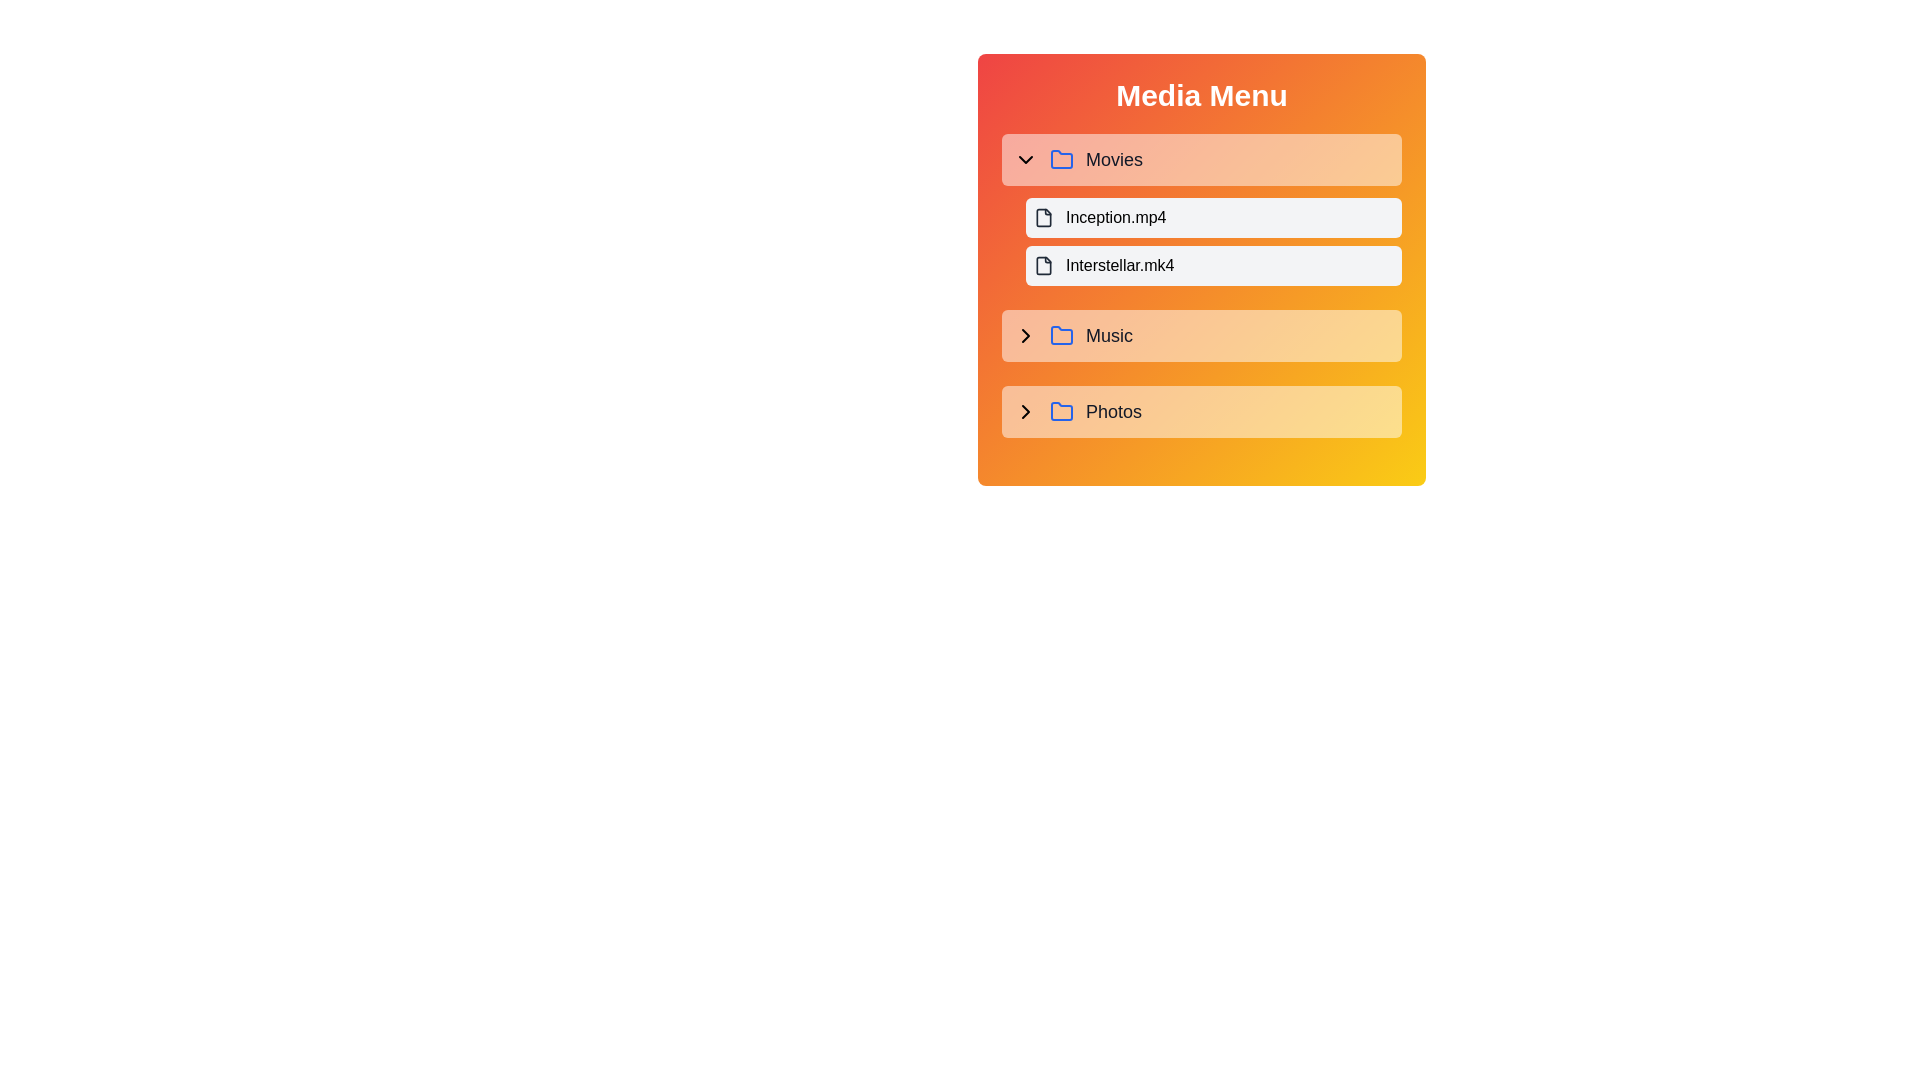  What do you see at coordinates (1200, 209) in the screenshot?
I see `the media item entry labeled 'Inception.mp4'` at bounding box center [1200, 209].